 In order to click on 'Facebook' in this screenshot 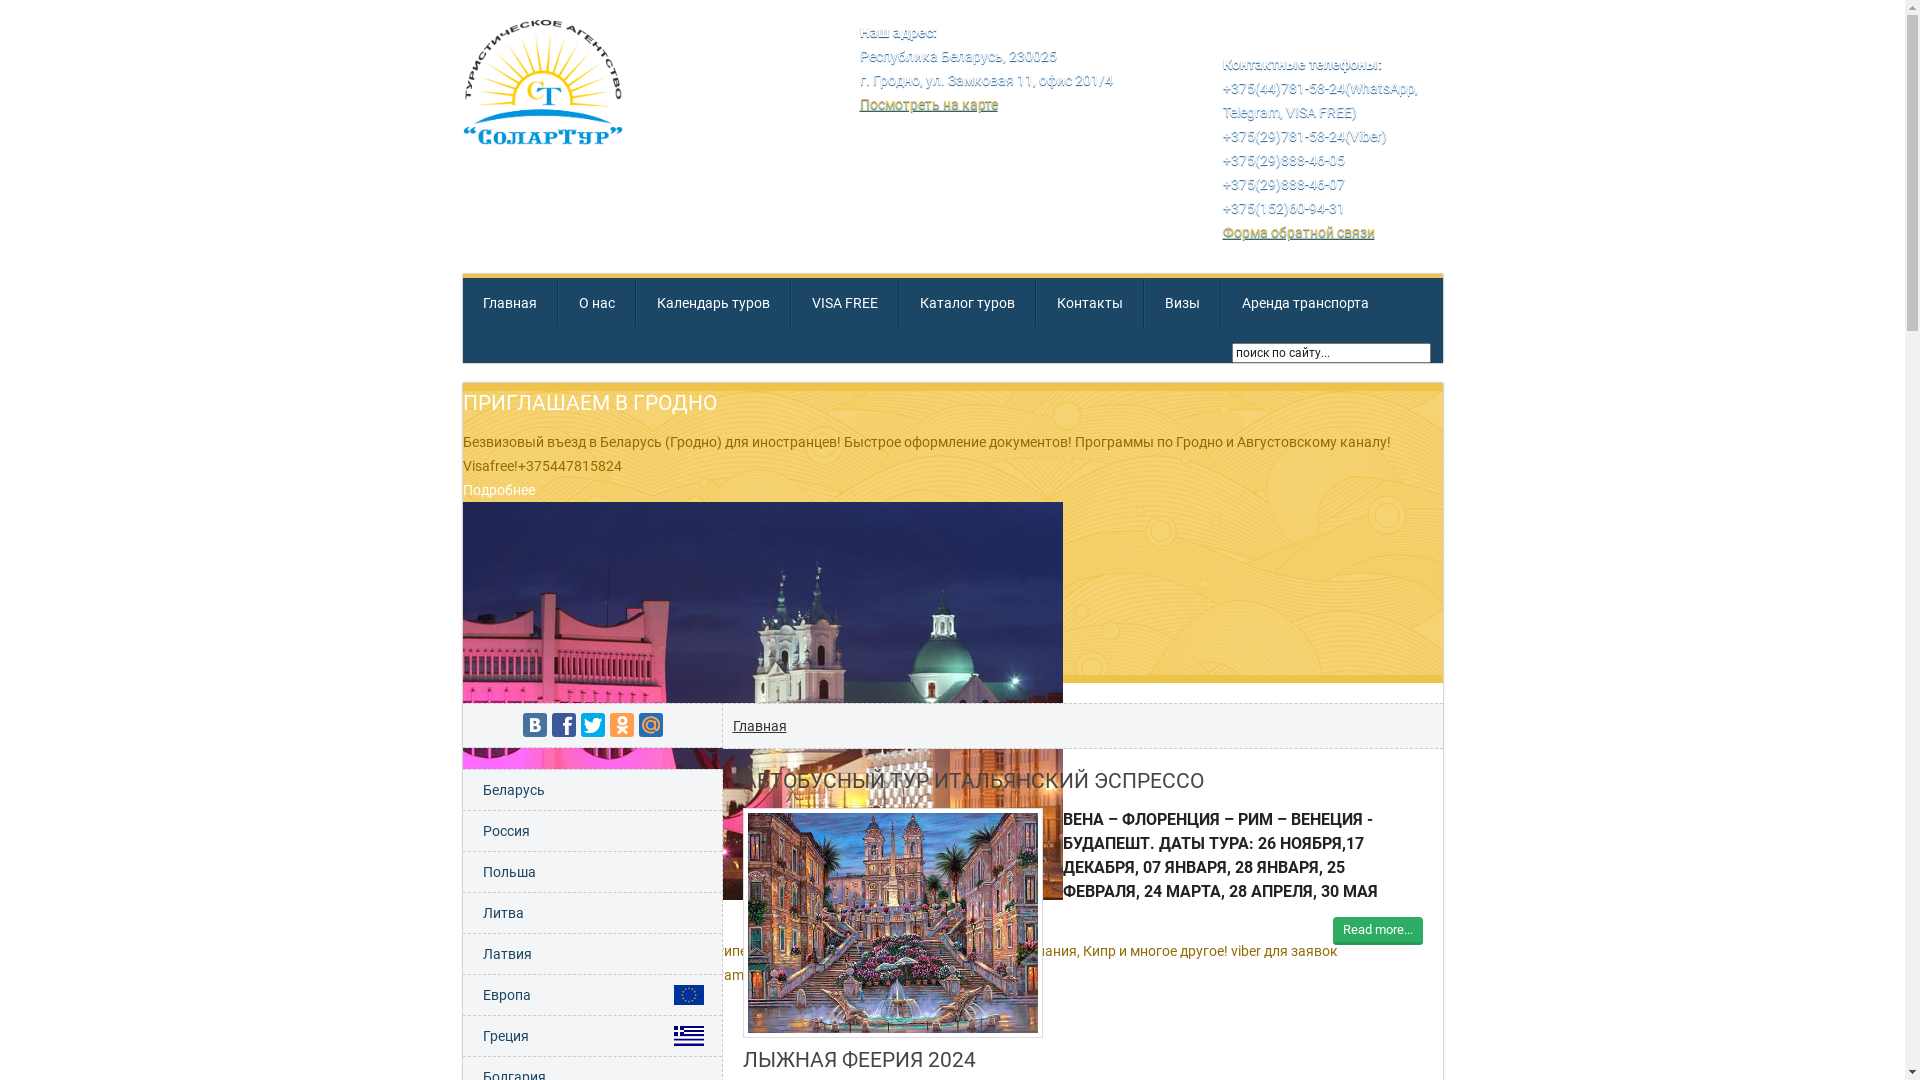, I will do `click(562, 725)`.